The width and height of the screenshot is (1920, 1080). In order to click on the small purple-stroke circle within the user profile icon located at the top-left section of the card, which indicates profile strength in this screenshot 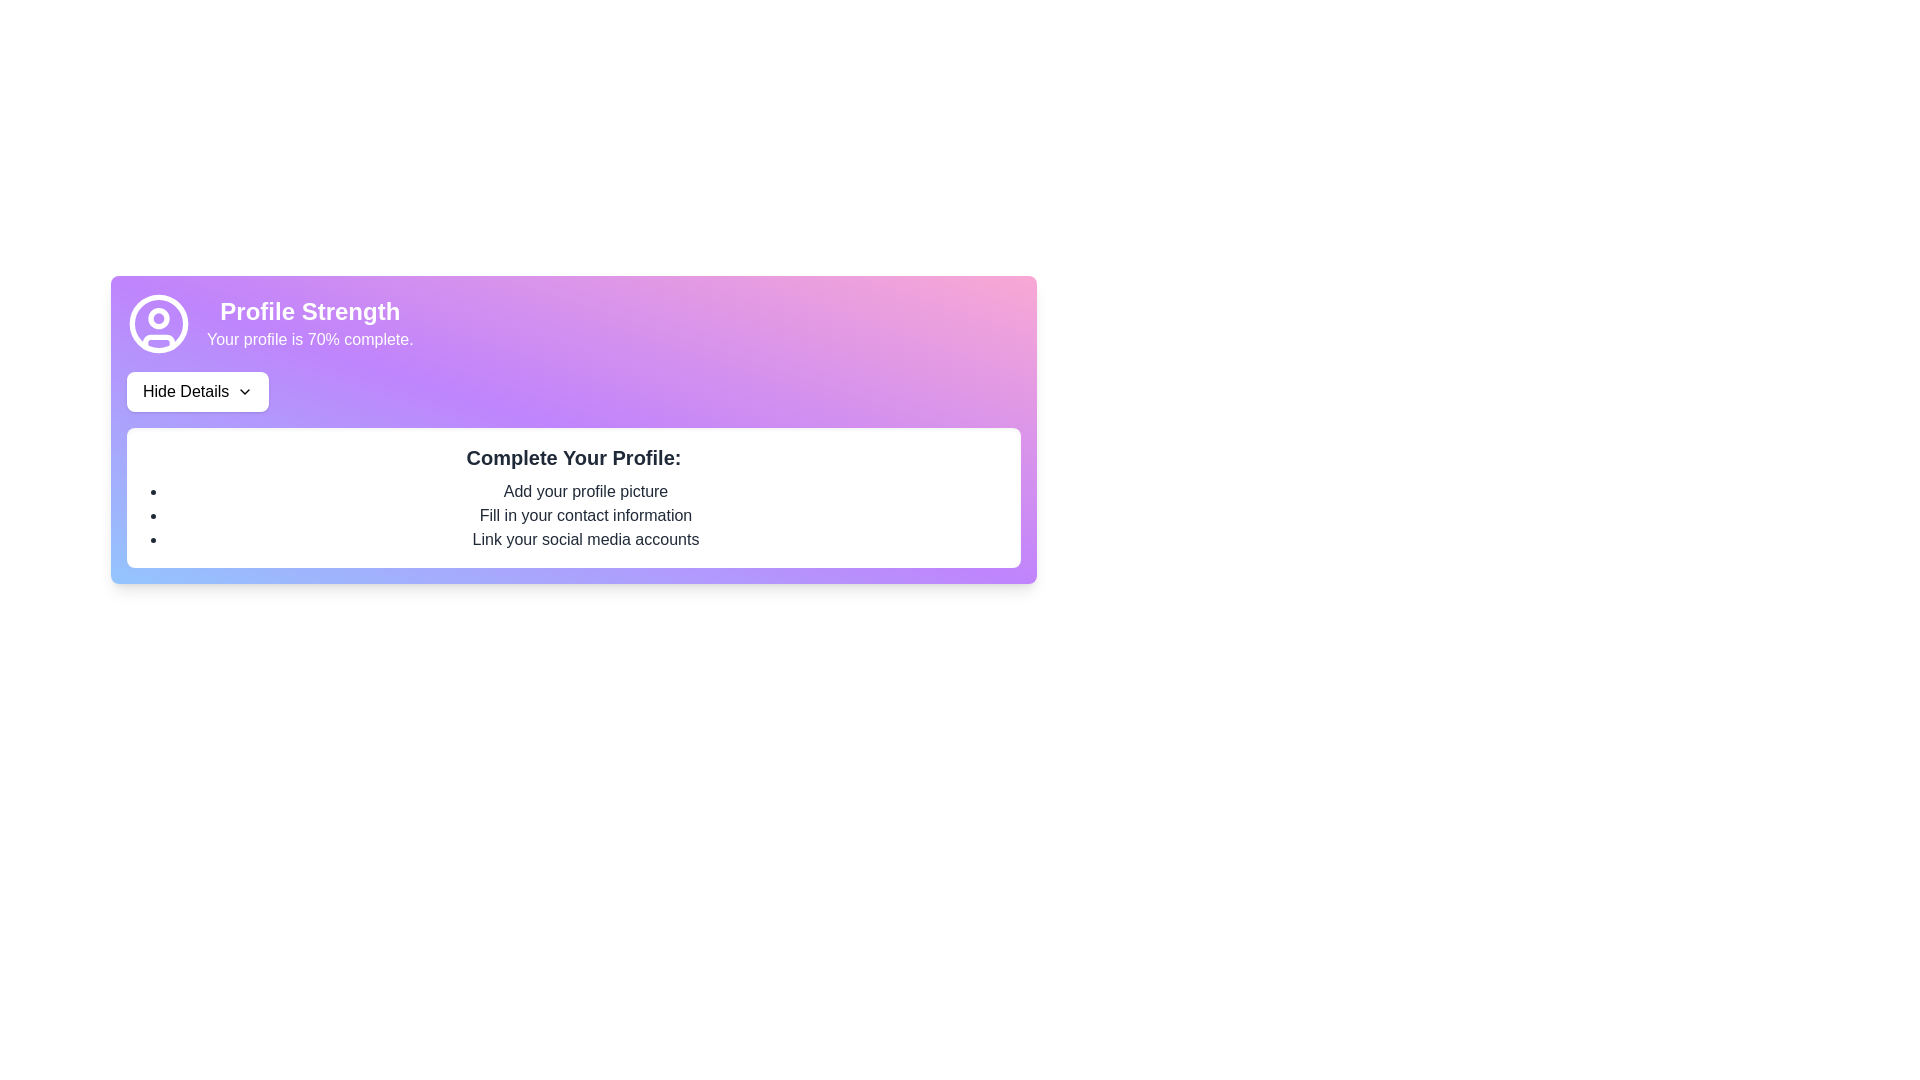, I will do `click(157, 316)`.